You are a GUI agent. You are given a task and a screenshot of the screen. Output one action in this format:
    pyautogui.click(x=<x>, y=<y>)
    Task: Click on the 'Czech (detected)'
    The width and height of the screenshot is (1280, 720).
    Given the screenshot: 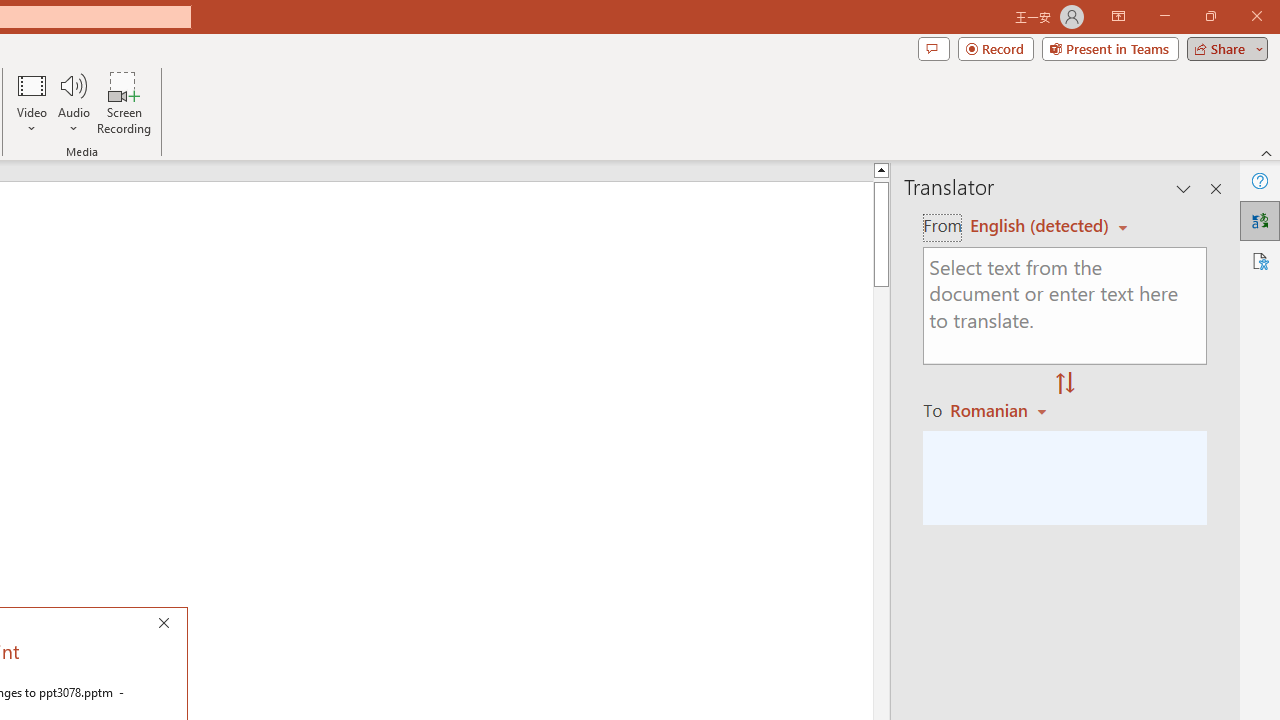 What is the action you would take?
    pyautogui.click(x=1040, y=225)
    